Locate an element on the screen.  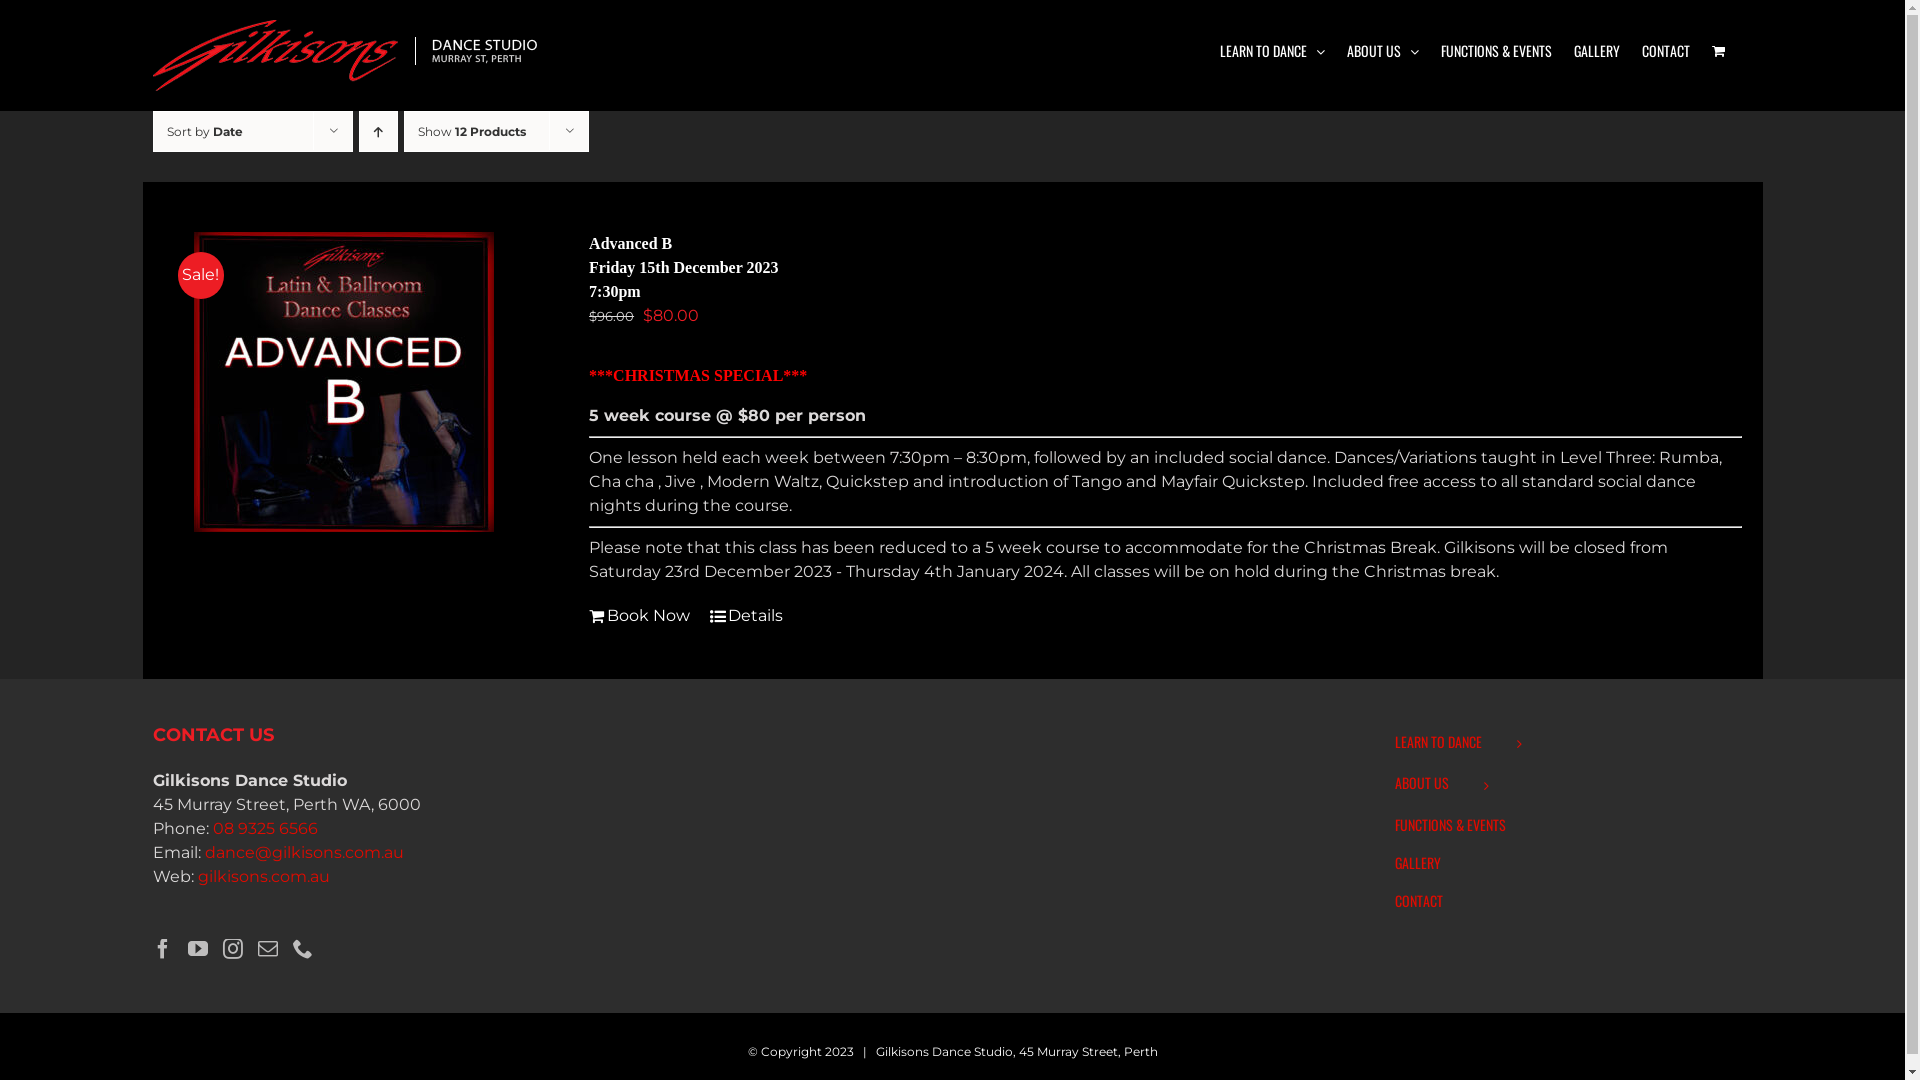
'dance@gilkisons.com.au' is located at coordinates (302, 852).